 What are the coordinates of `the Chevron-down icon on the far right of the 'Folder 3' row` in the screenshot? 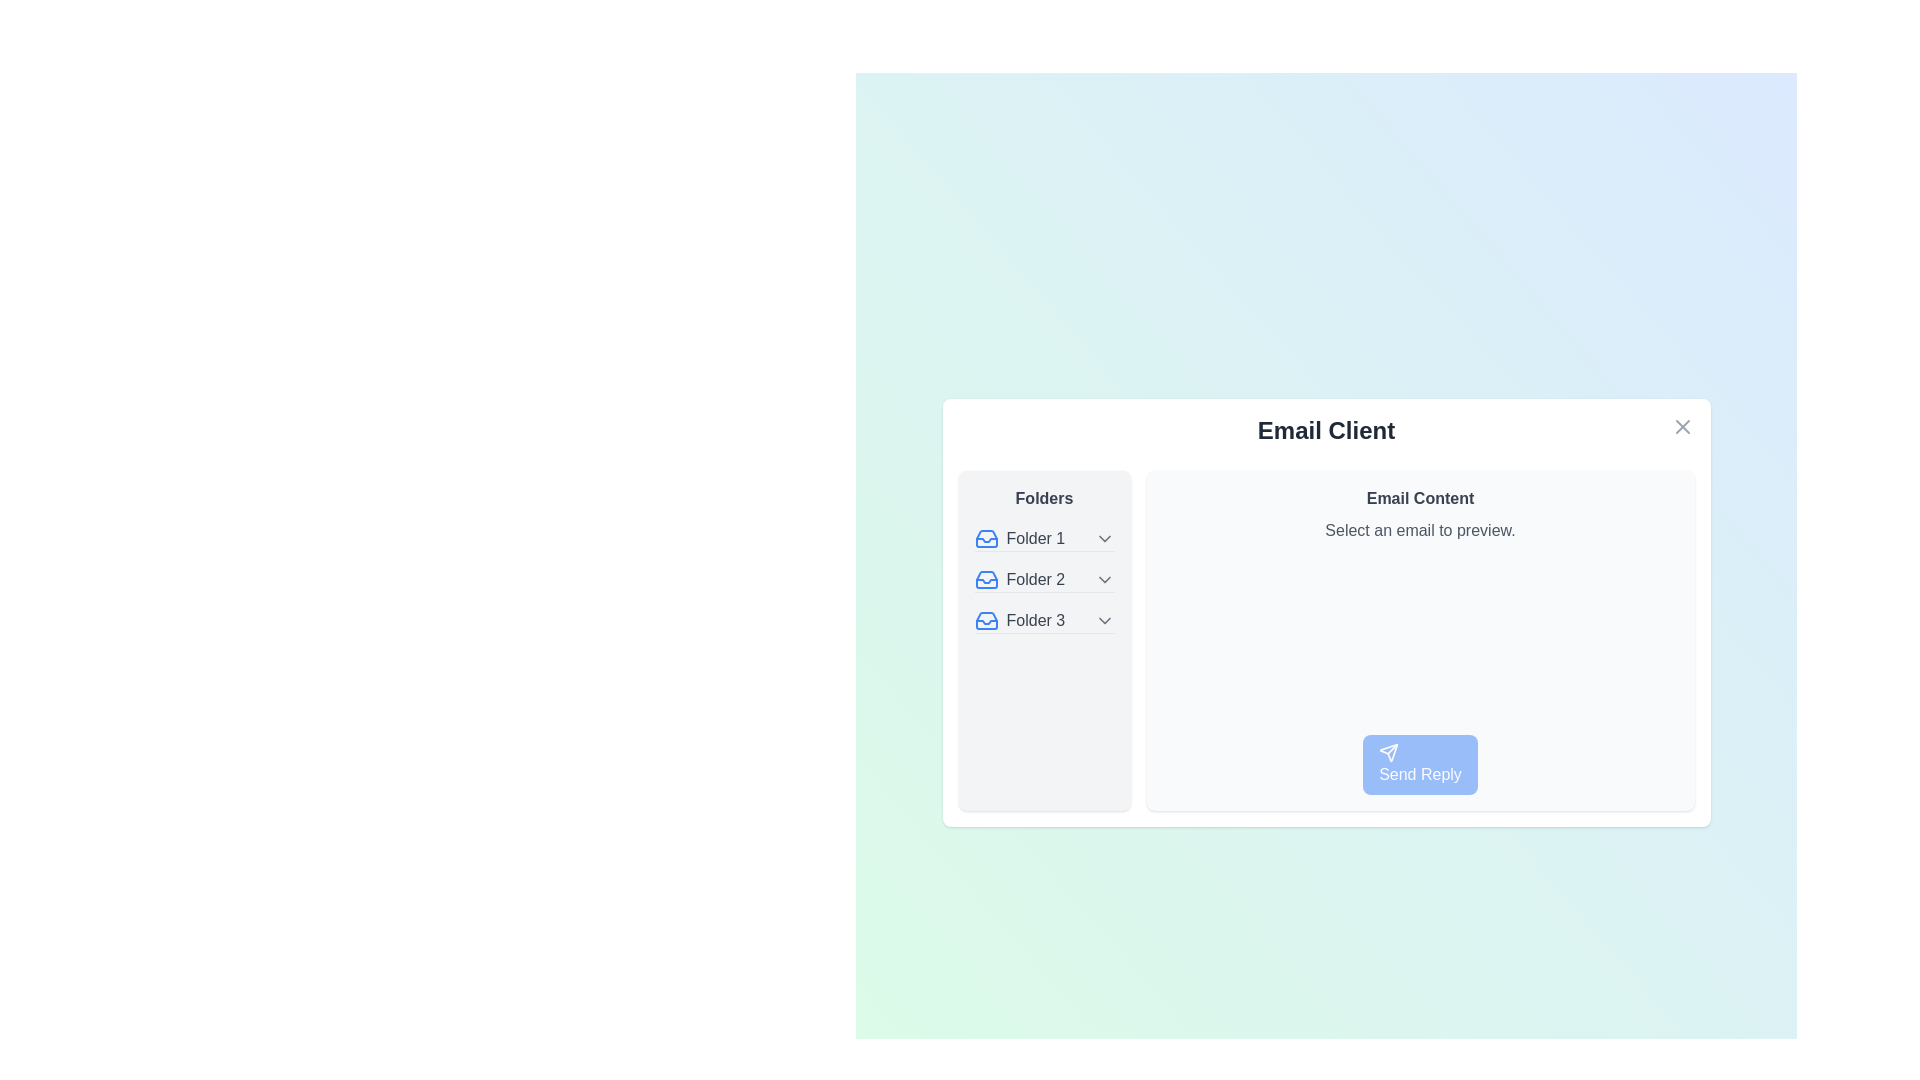 It's located at (1103, 620).